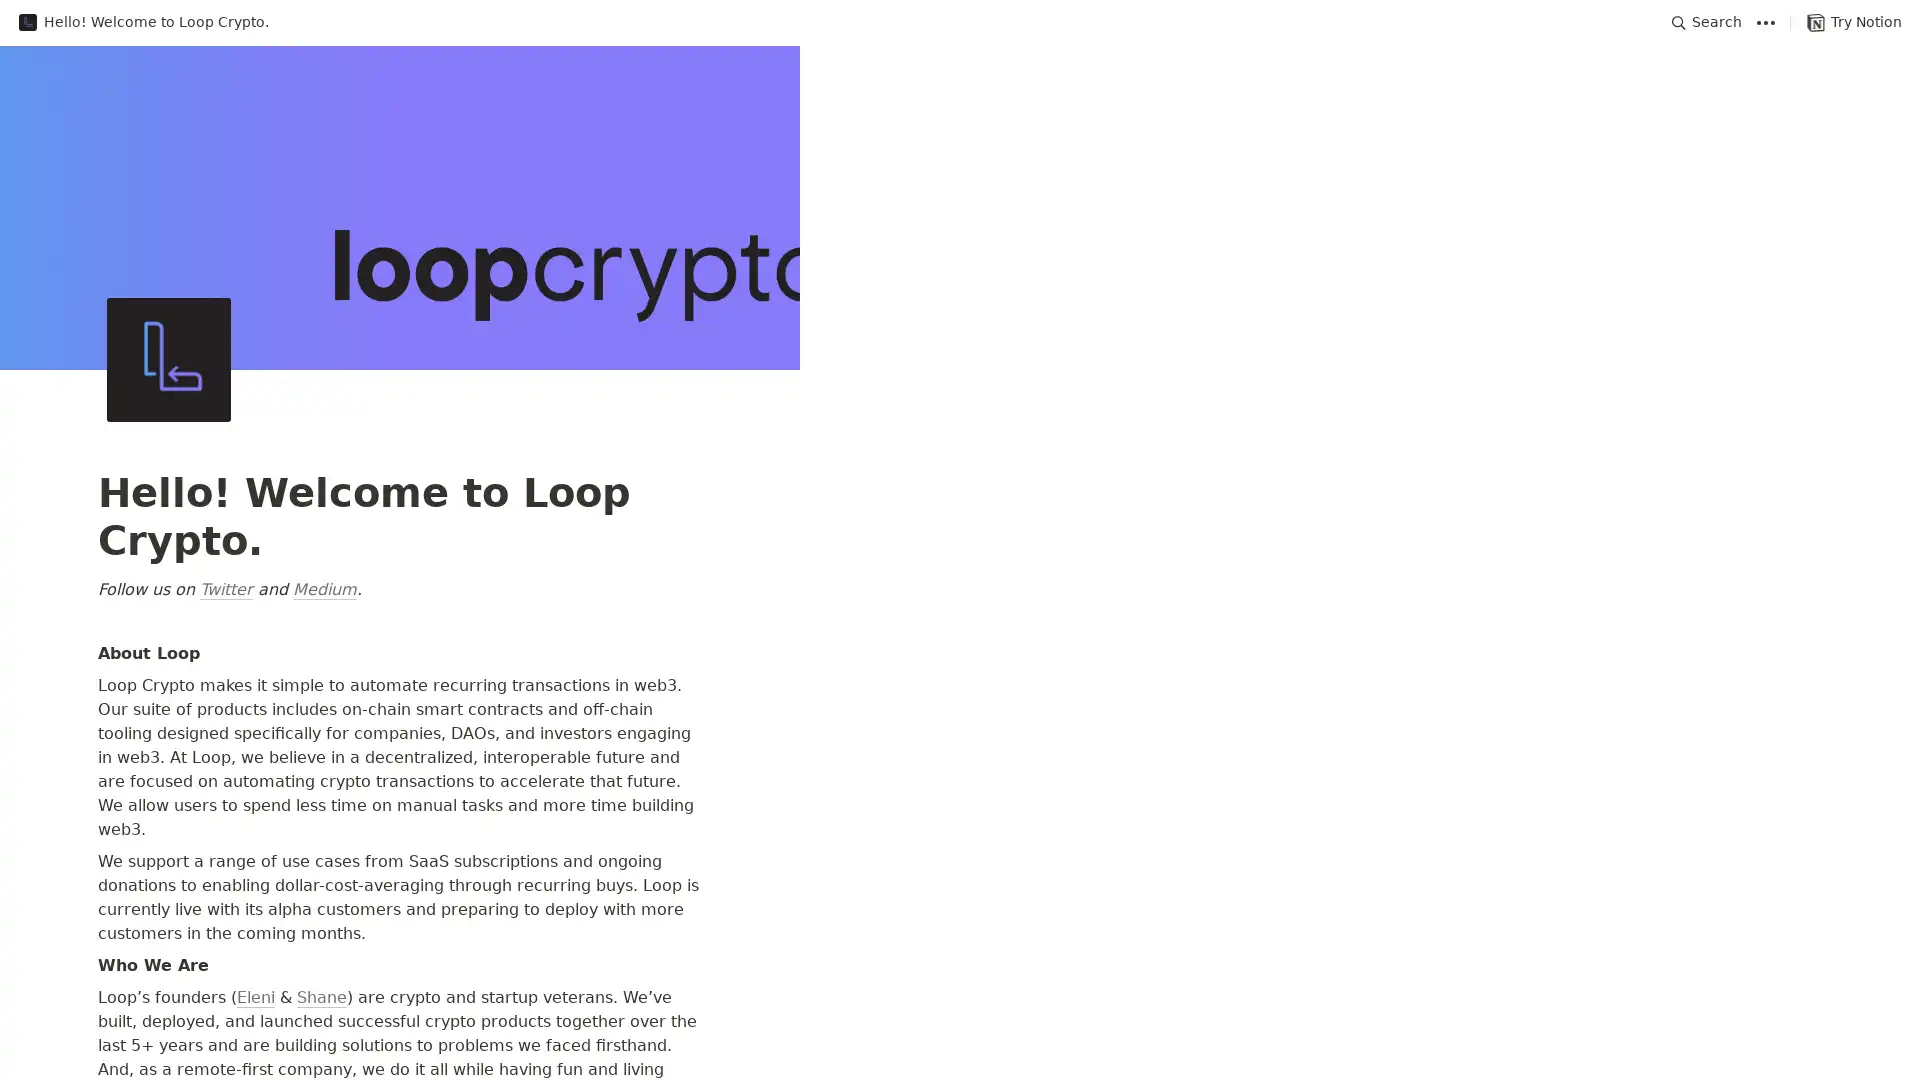 Image resolution: width=1920 pixels, height=1080 pixels. Describe the element at coordinates (142, 22) in the screenshot. I see `Hello! Welcome to Loop Crypto.` at that location.